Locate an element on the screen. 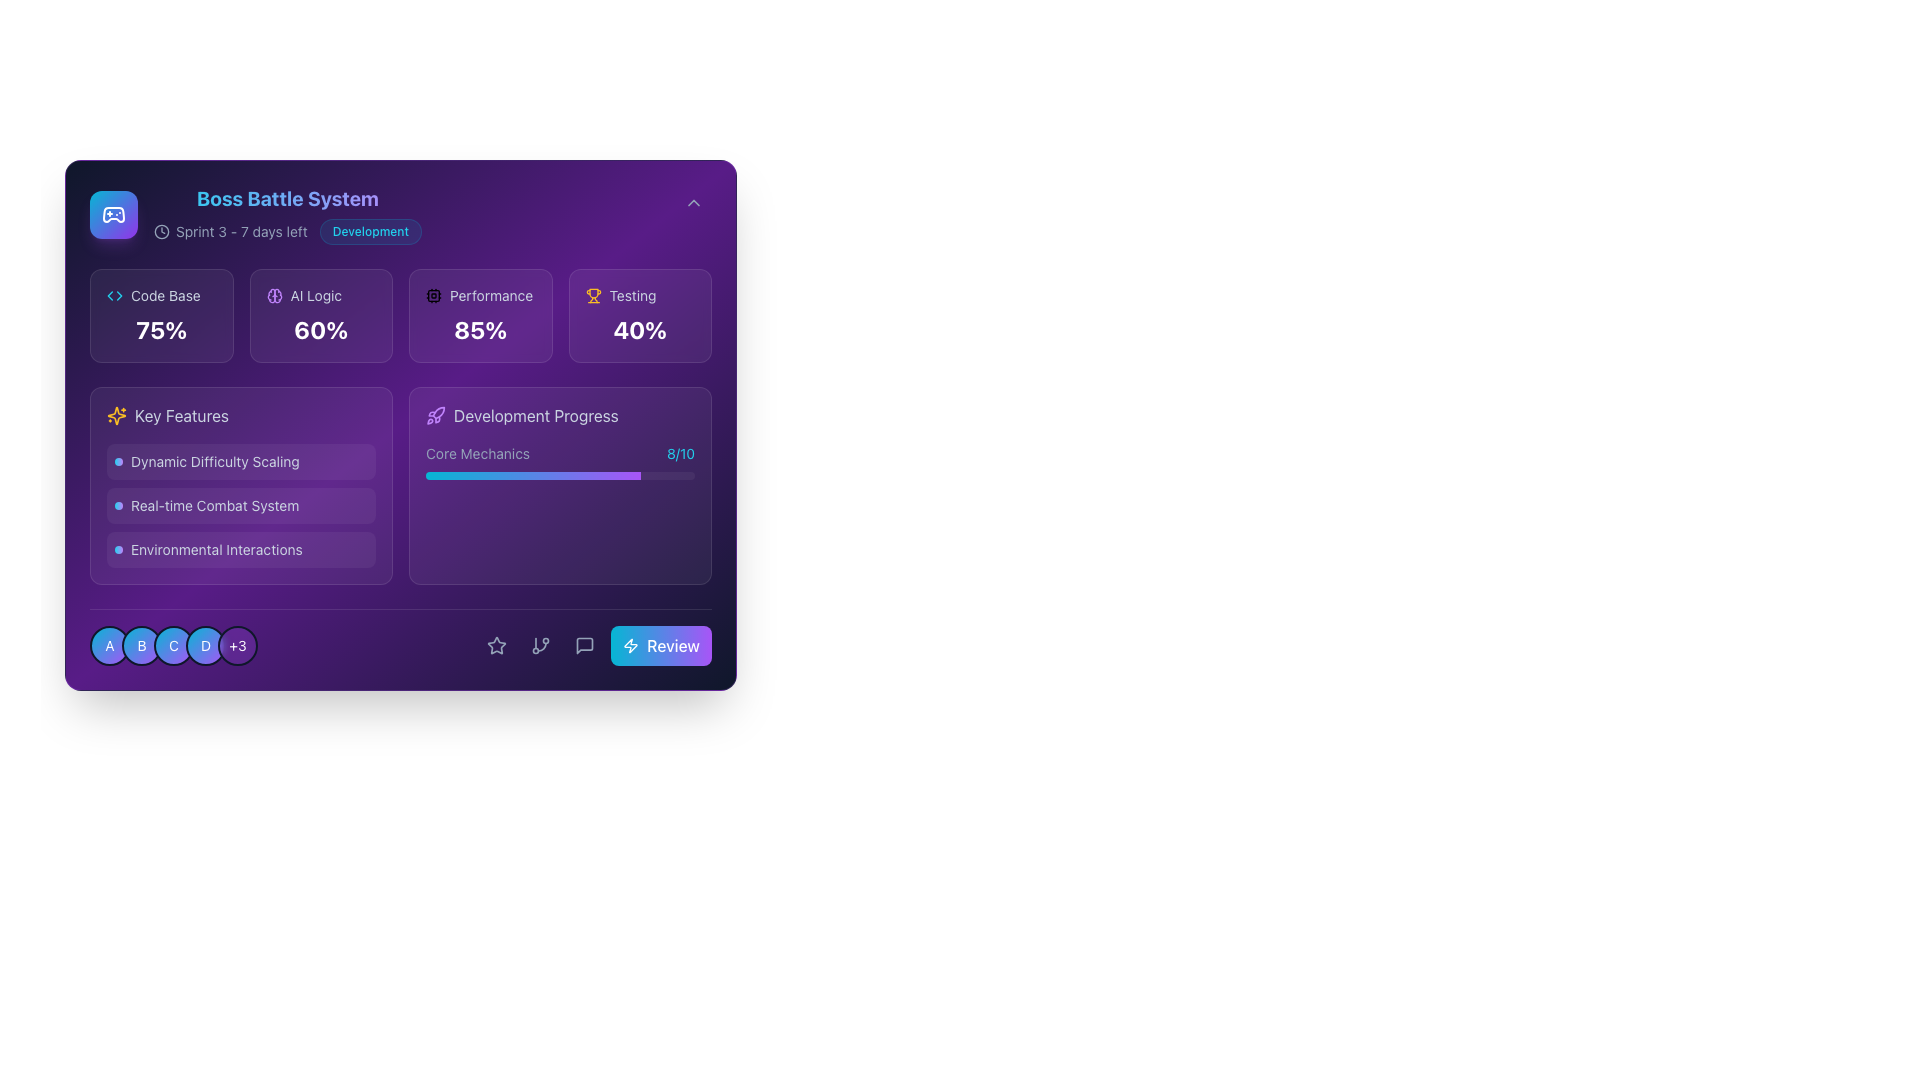 The image size is (1920, 1080). the header of the composite informational element that summarizes a project or task is located at coordinates (287, 215).